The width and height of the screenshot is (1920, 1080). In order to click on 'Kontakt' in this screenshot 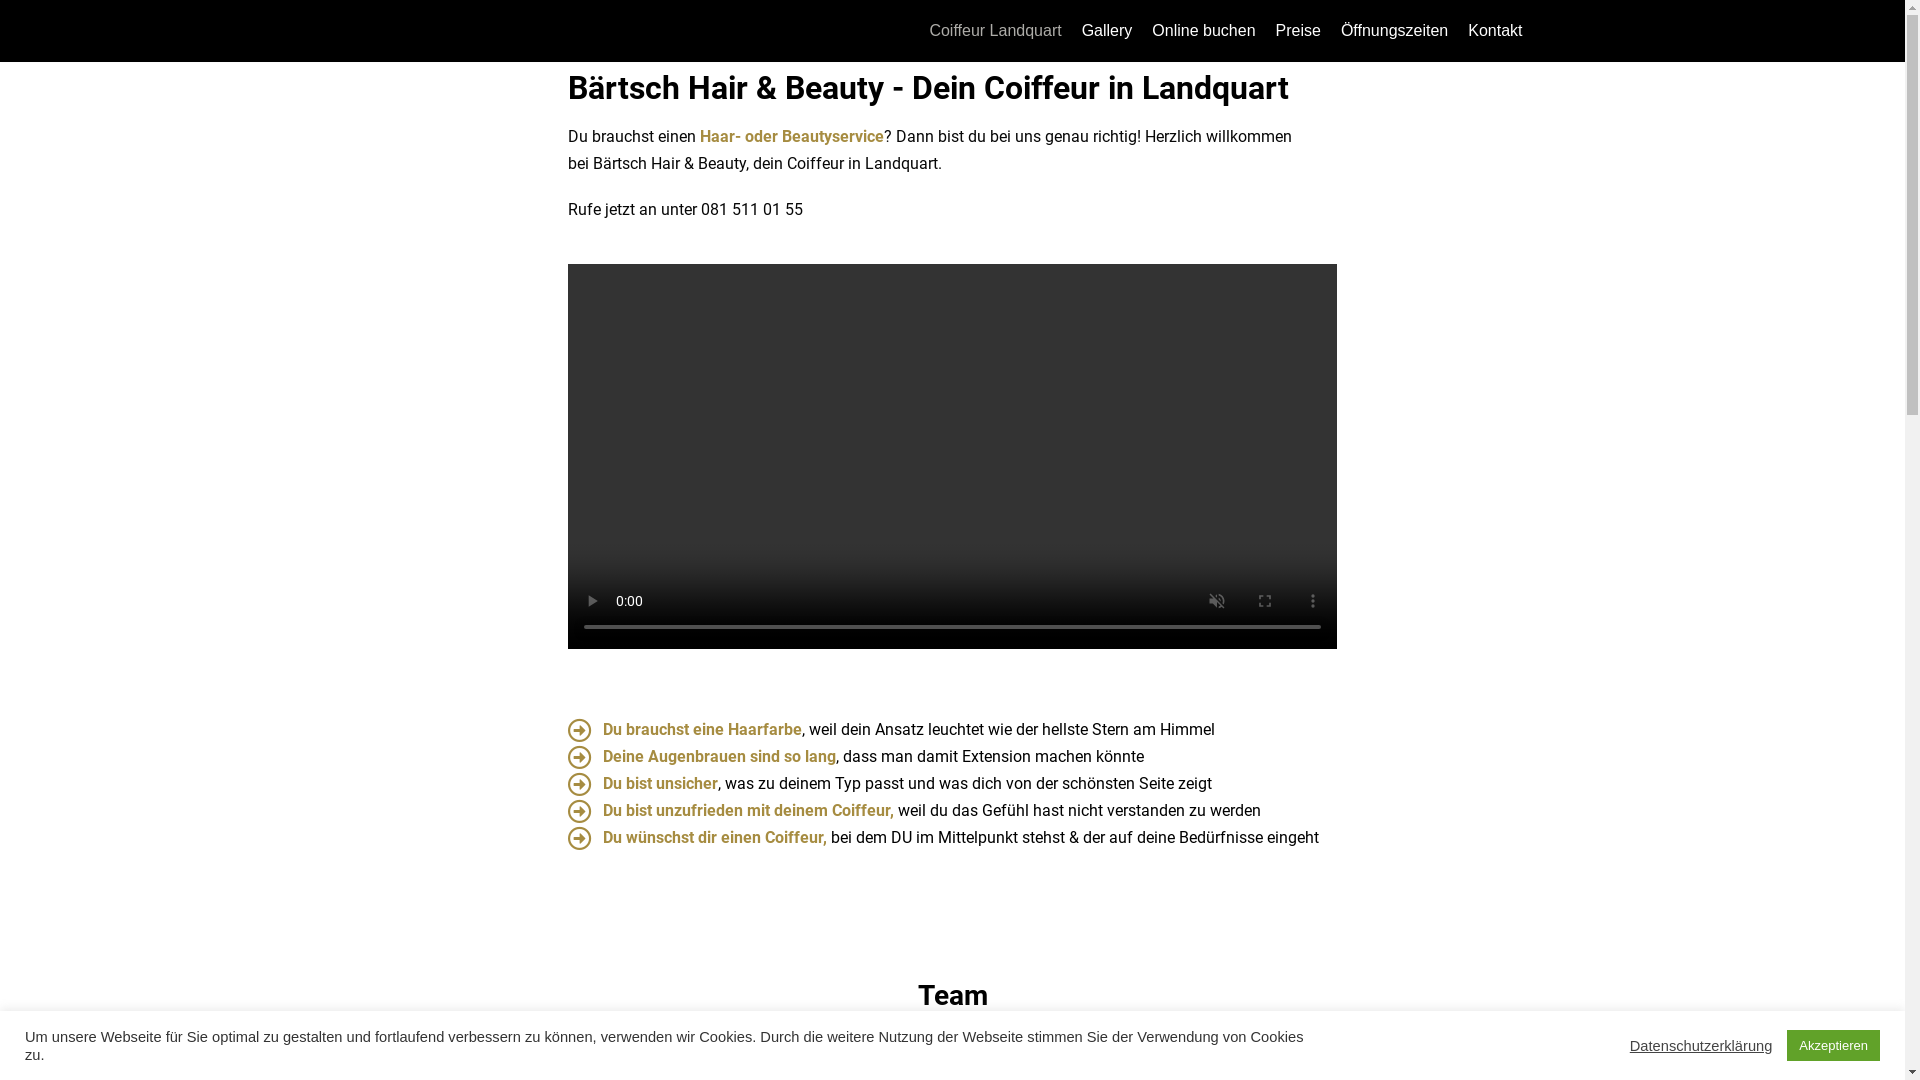, I will do `click(1494, 30)`.